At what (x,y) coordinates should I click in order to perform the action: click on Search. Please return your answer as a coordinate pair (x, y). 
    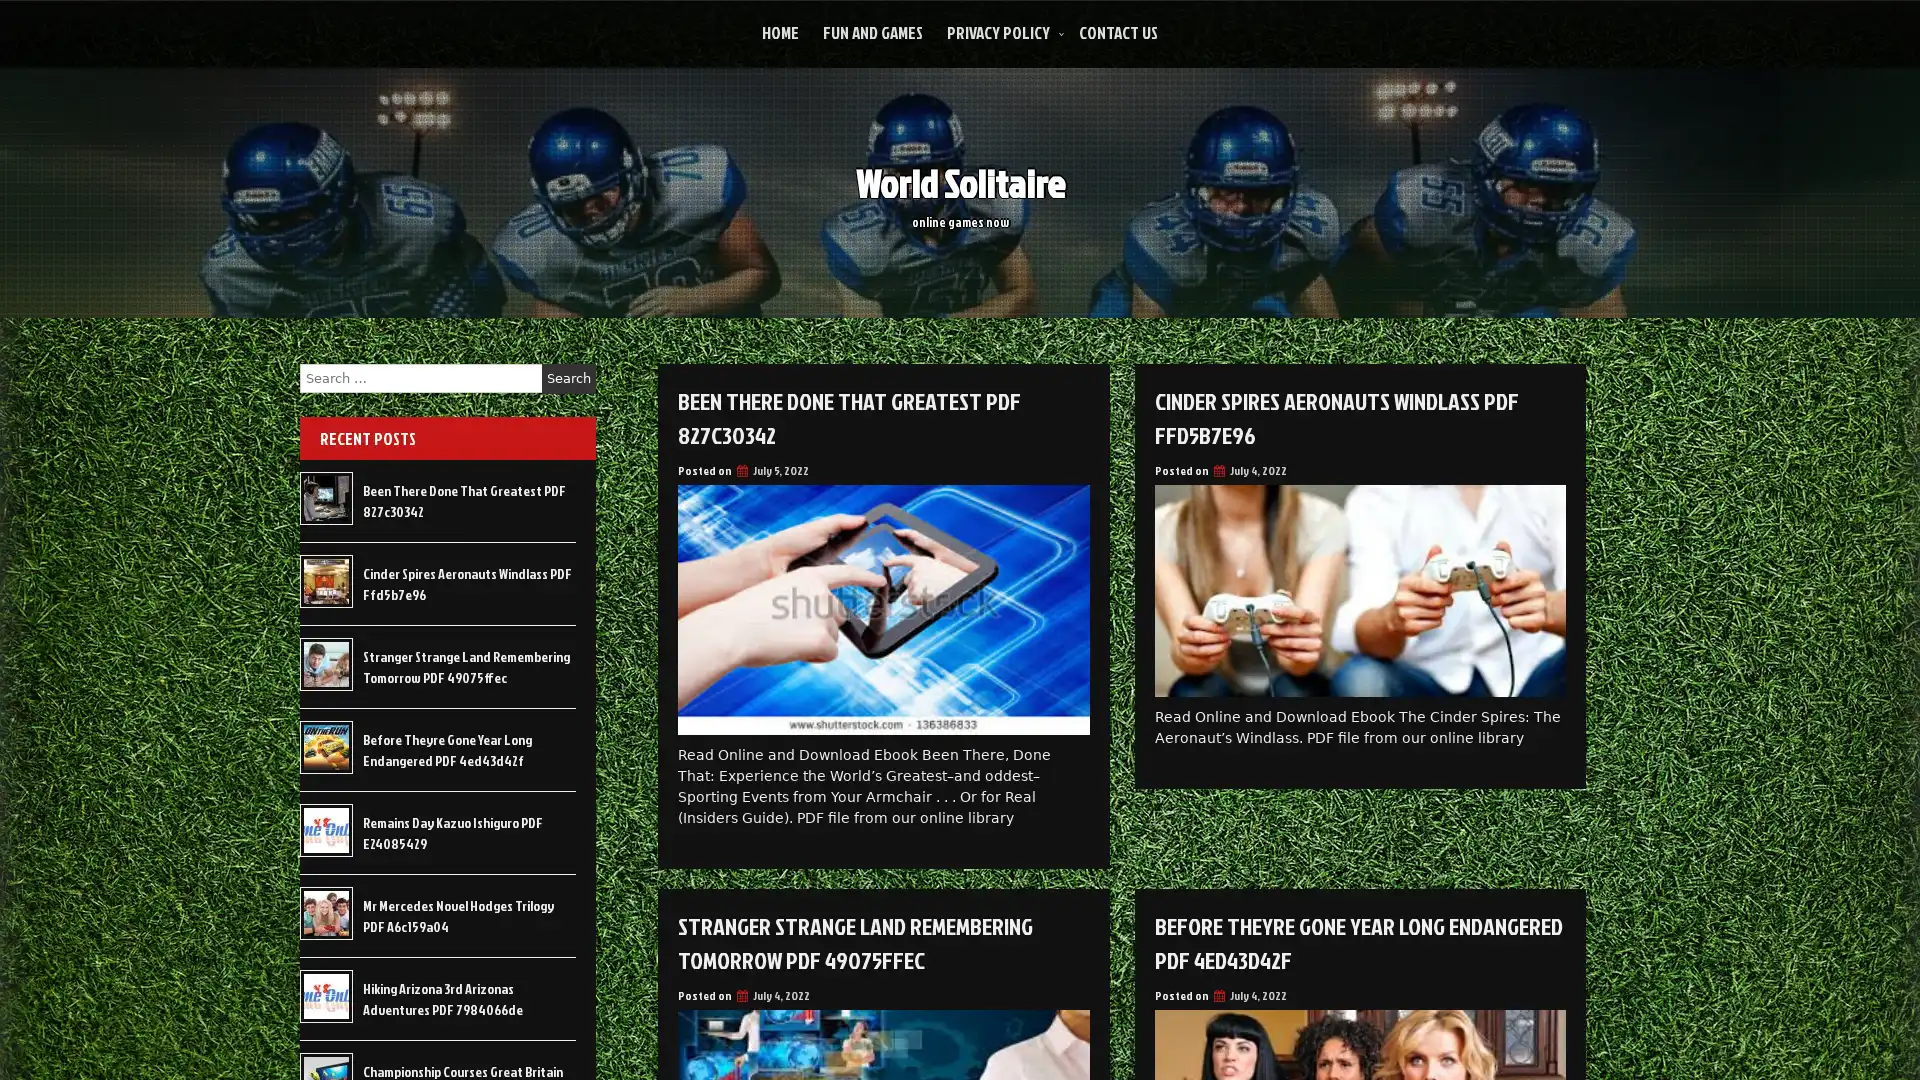
    Looking at the image, I should click on (568, 378).